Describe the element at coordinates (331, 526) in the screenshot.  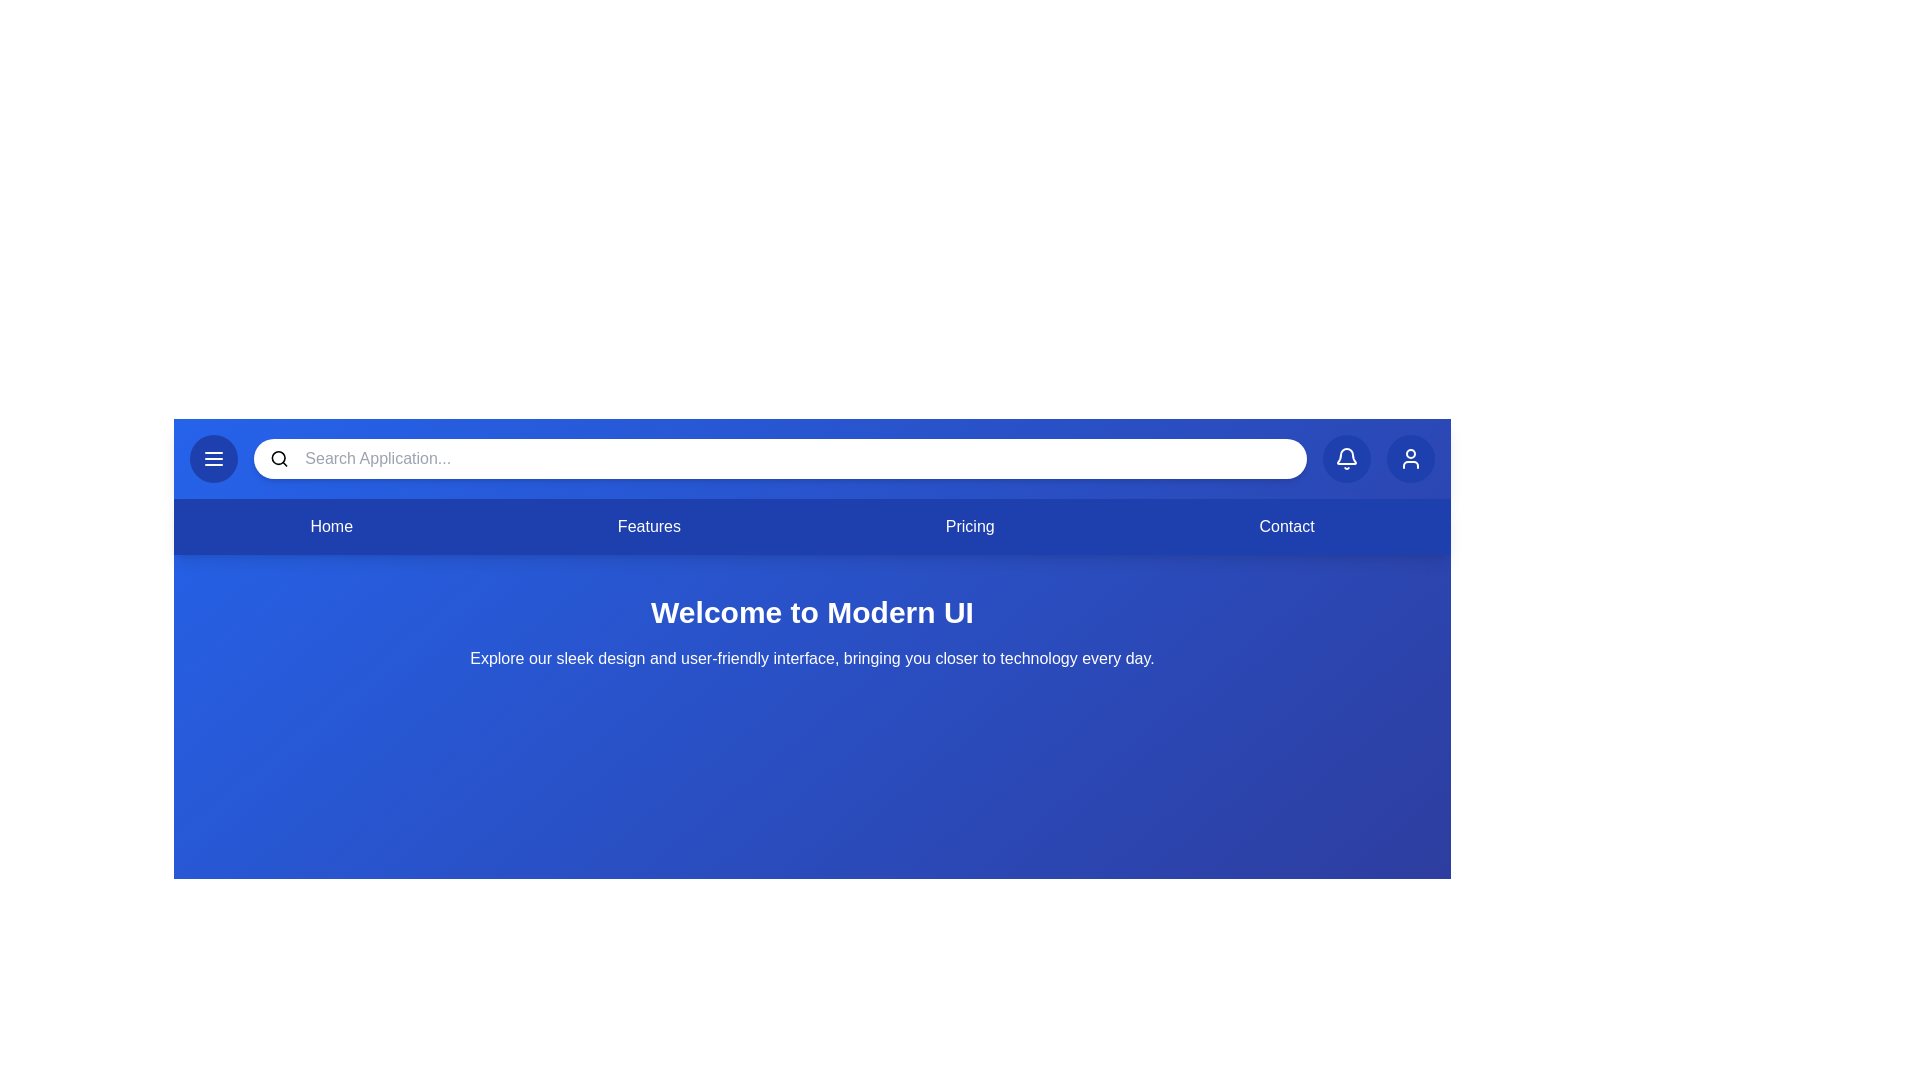
I see `the navigation link Home to access the corresponding section` at that location.